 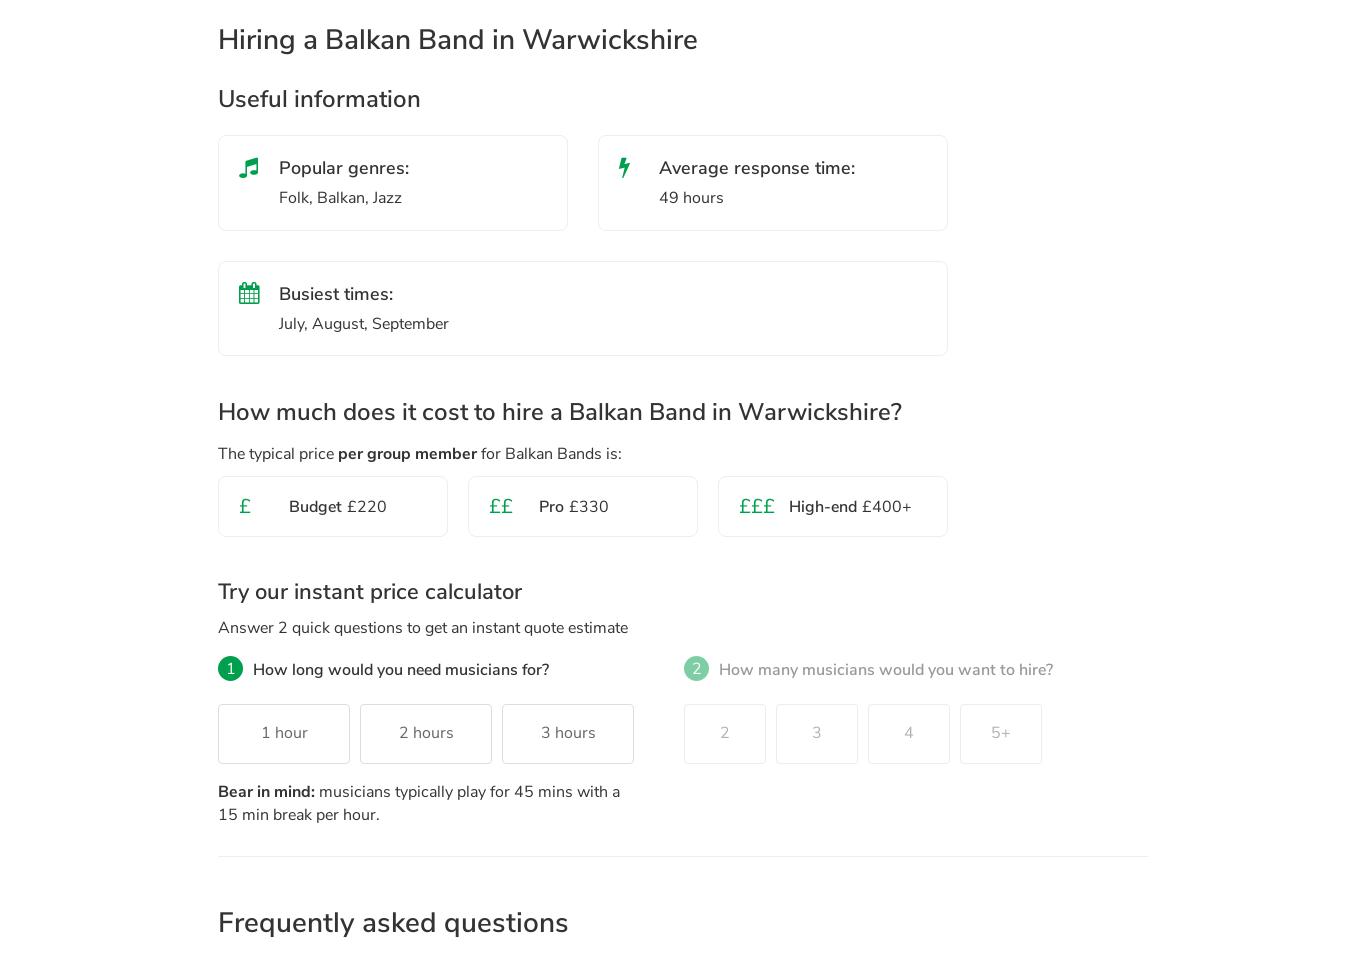 What do you see at coordinates (884, 668) in the screenshot?
I see `'How many musicians would you want to hire?'` at bounding box center [884, 668].